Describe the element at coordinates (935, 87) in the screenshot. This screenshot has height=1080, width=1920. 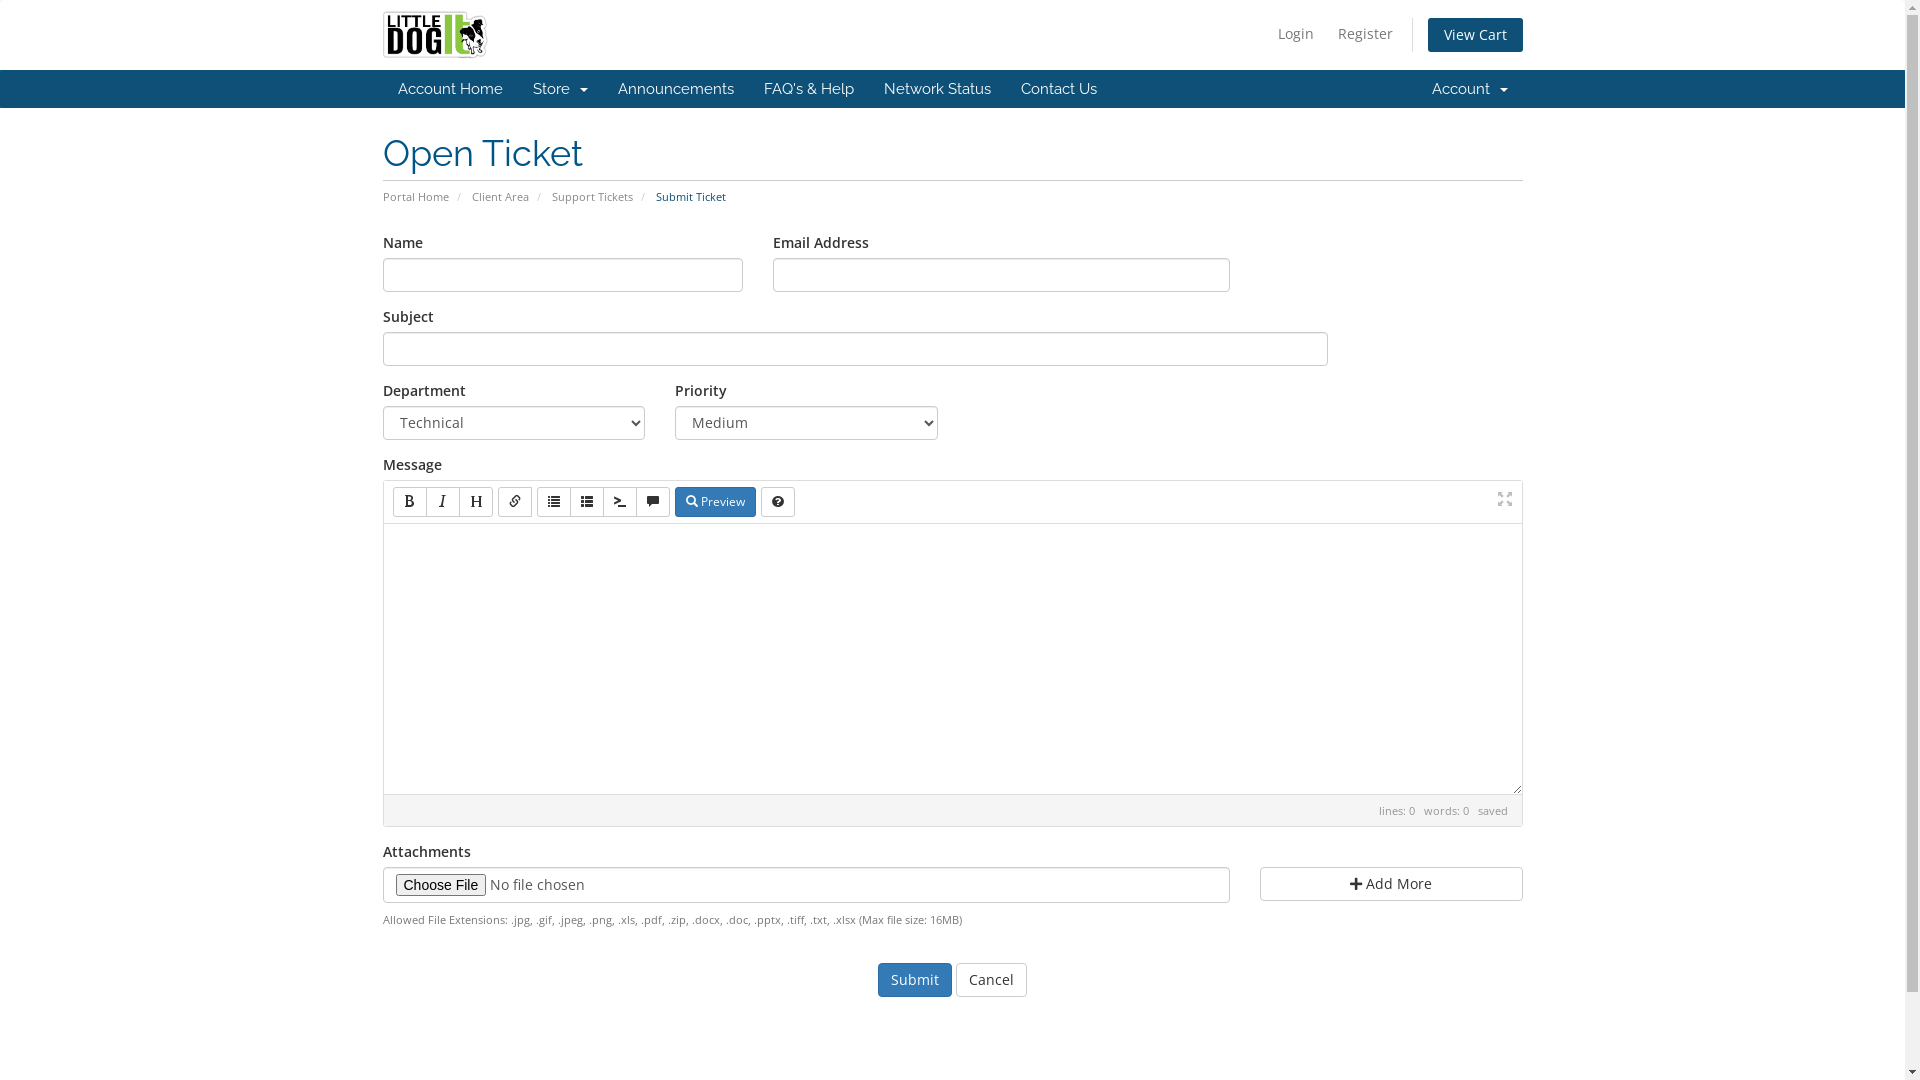
I see `'Network Status'` at that location.